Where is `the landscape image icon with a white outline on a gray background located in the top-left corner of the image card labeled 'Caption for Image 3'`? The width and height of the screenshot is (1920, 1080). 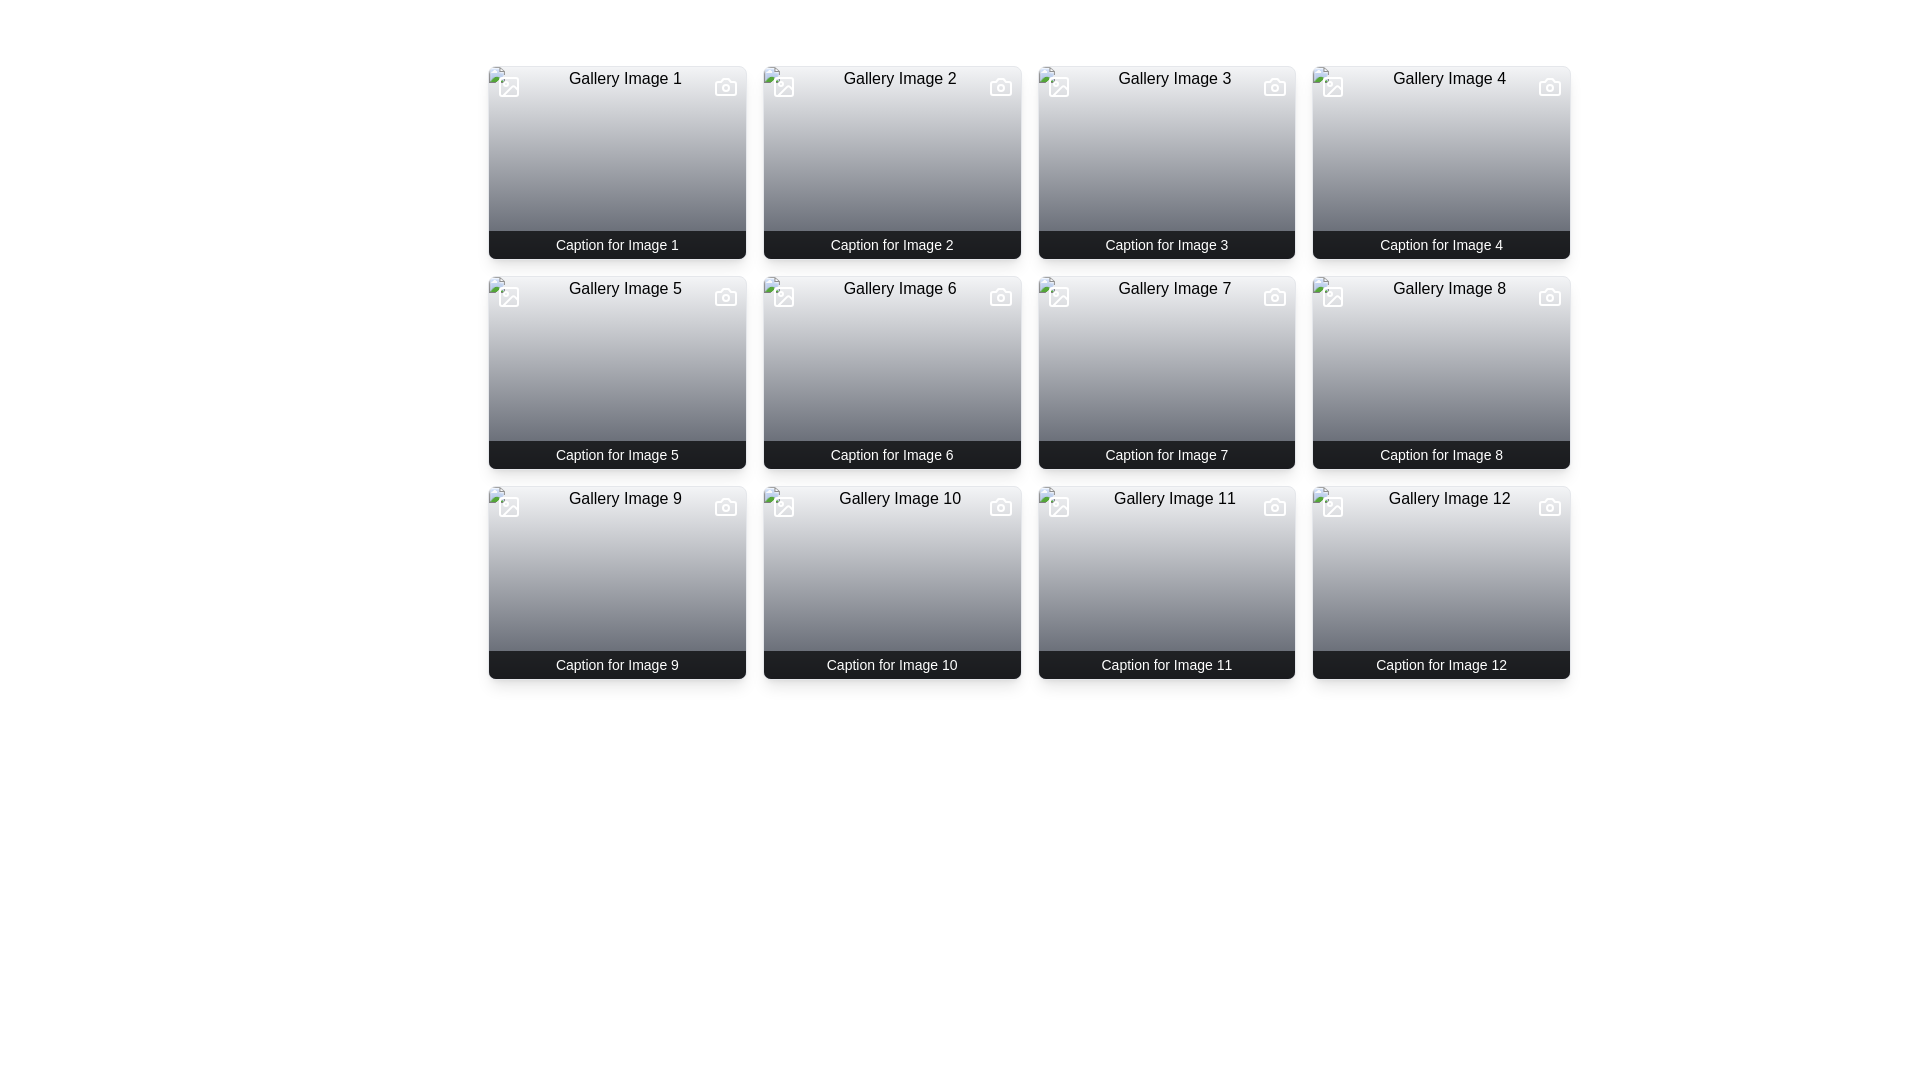
the landscape image icon with a white outline on a gray background located in the top-left corner of the image card labeled 'Caption for Image 3' is located at coordinates (1057, 86).